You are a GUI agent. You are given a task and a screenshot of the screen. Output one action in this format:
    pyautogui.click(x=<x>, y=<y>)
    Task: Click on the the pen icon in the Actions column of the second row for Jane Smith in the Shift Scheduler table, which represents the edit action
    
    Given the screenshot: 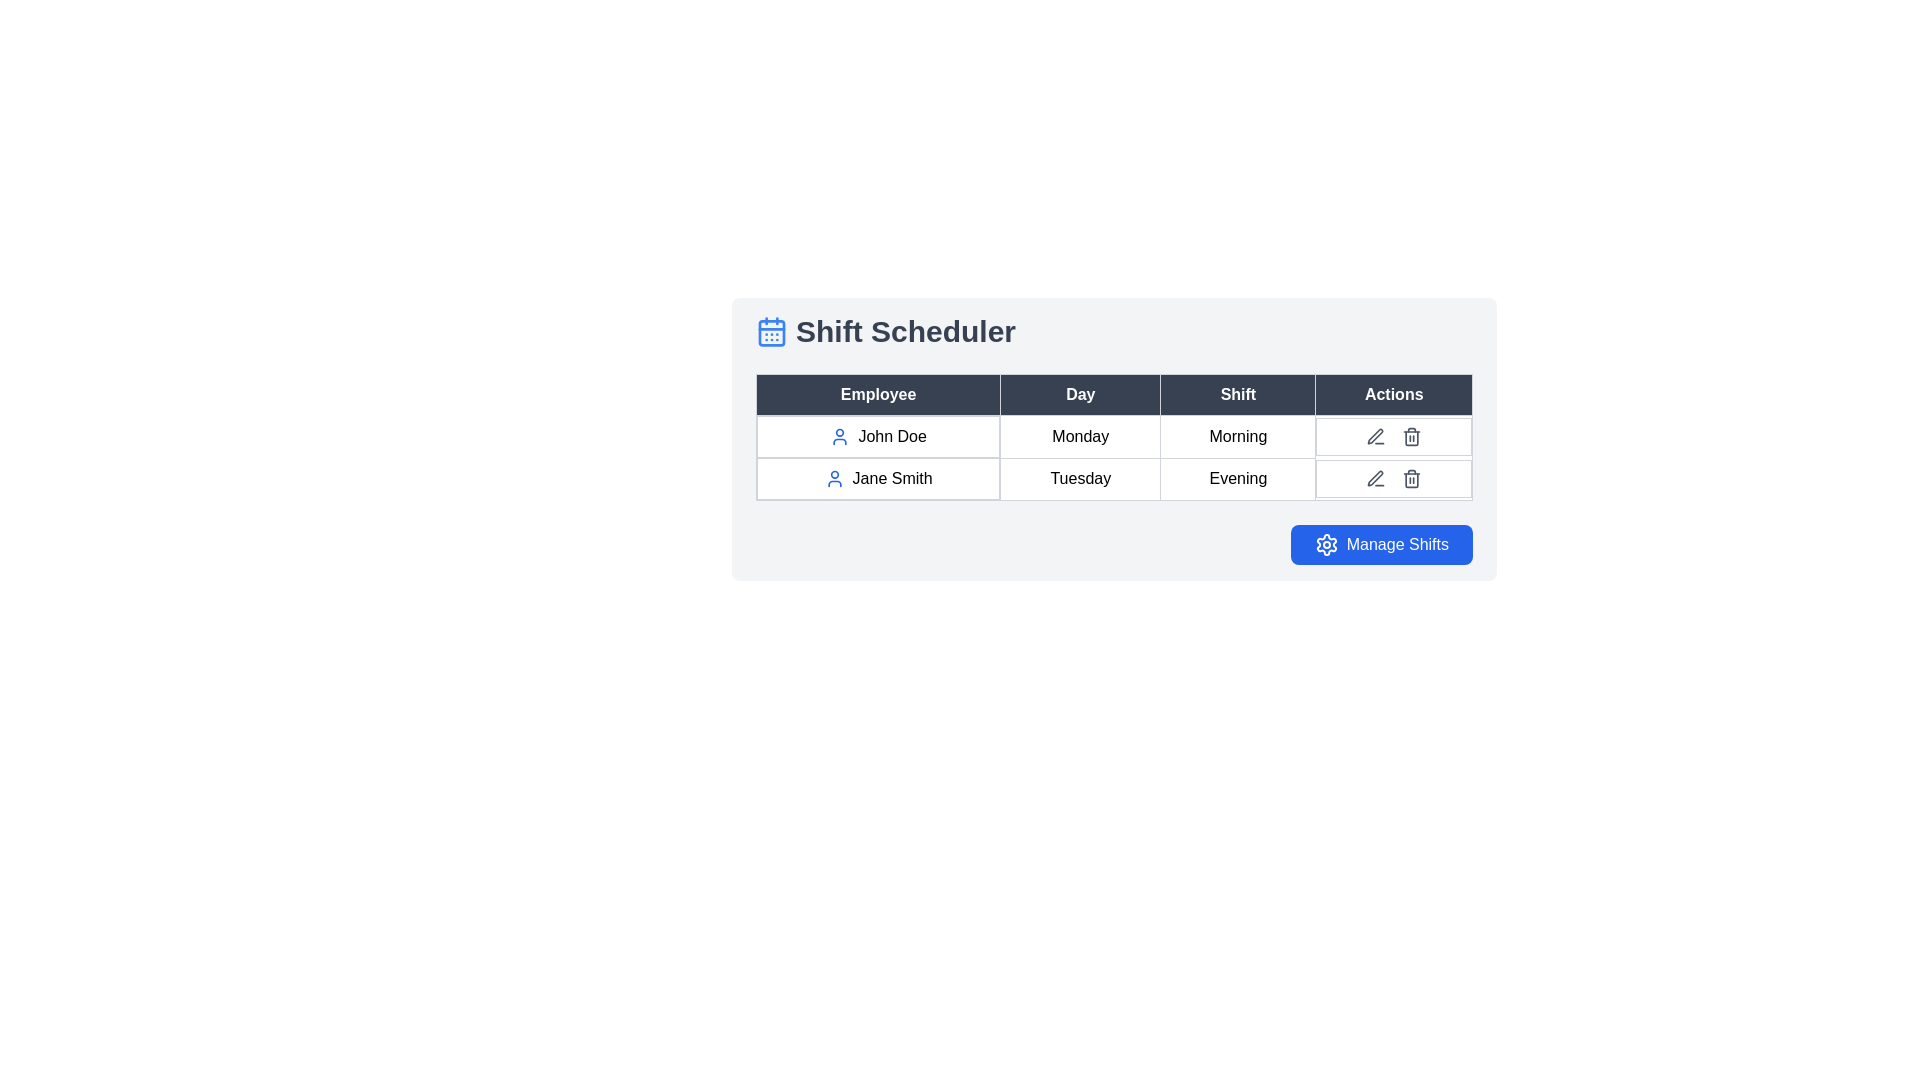 What is the action you would take?
    pyautogui.click(x=1374, y=478)
    